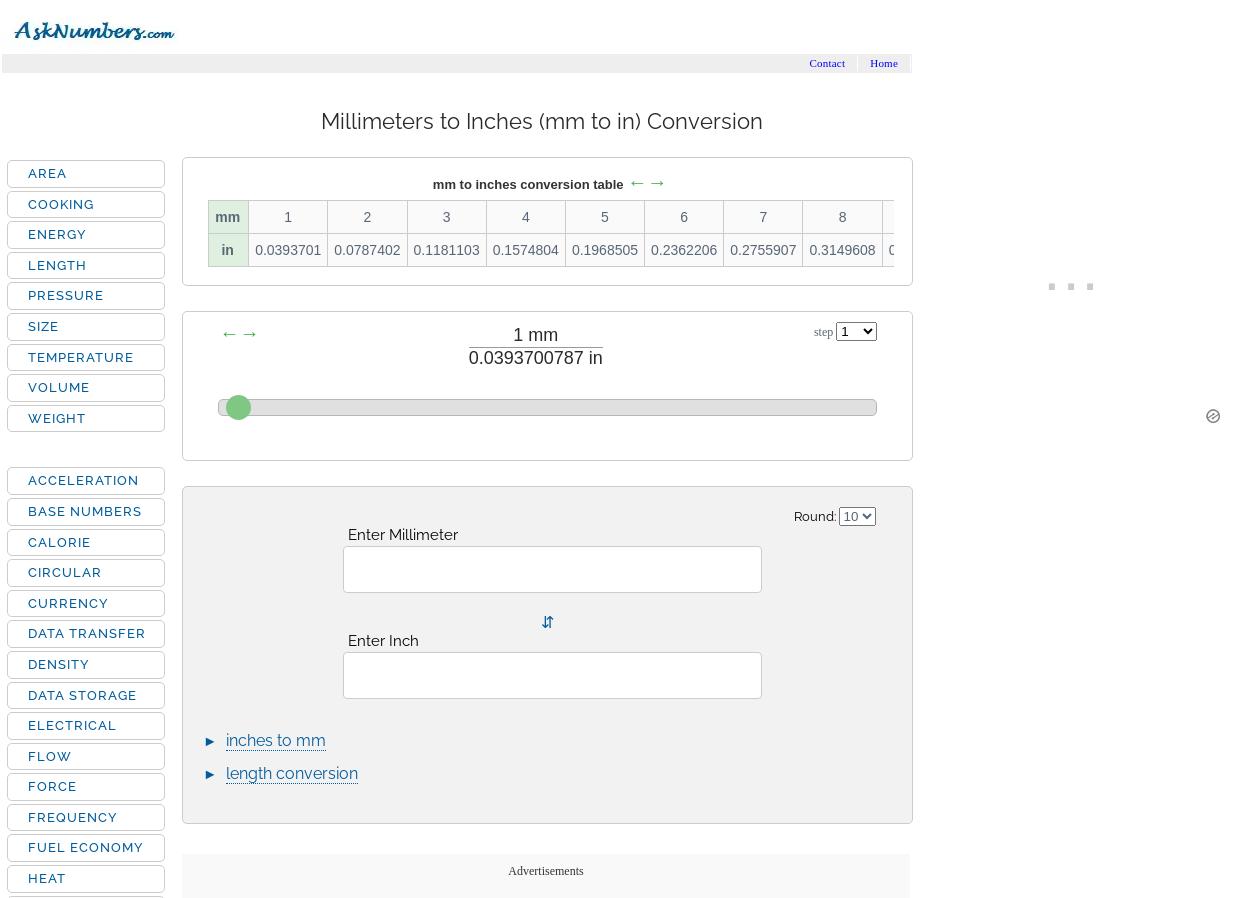  Describe the element at coordinates (600, 215) in the screenshot. I see `'5'` at that location.